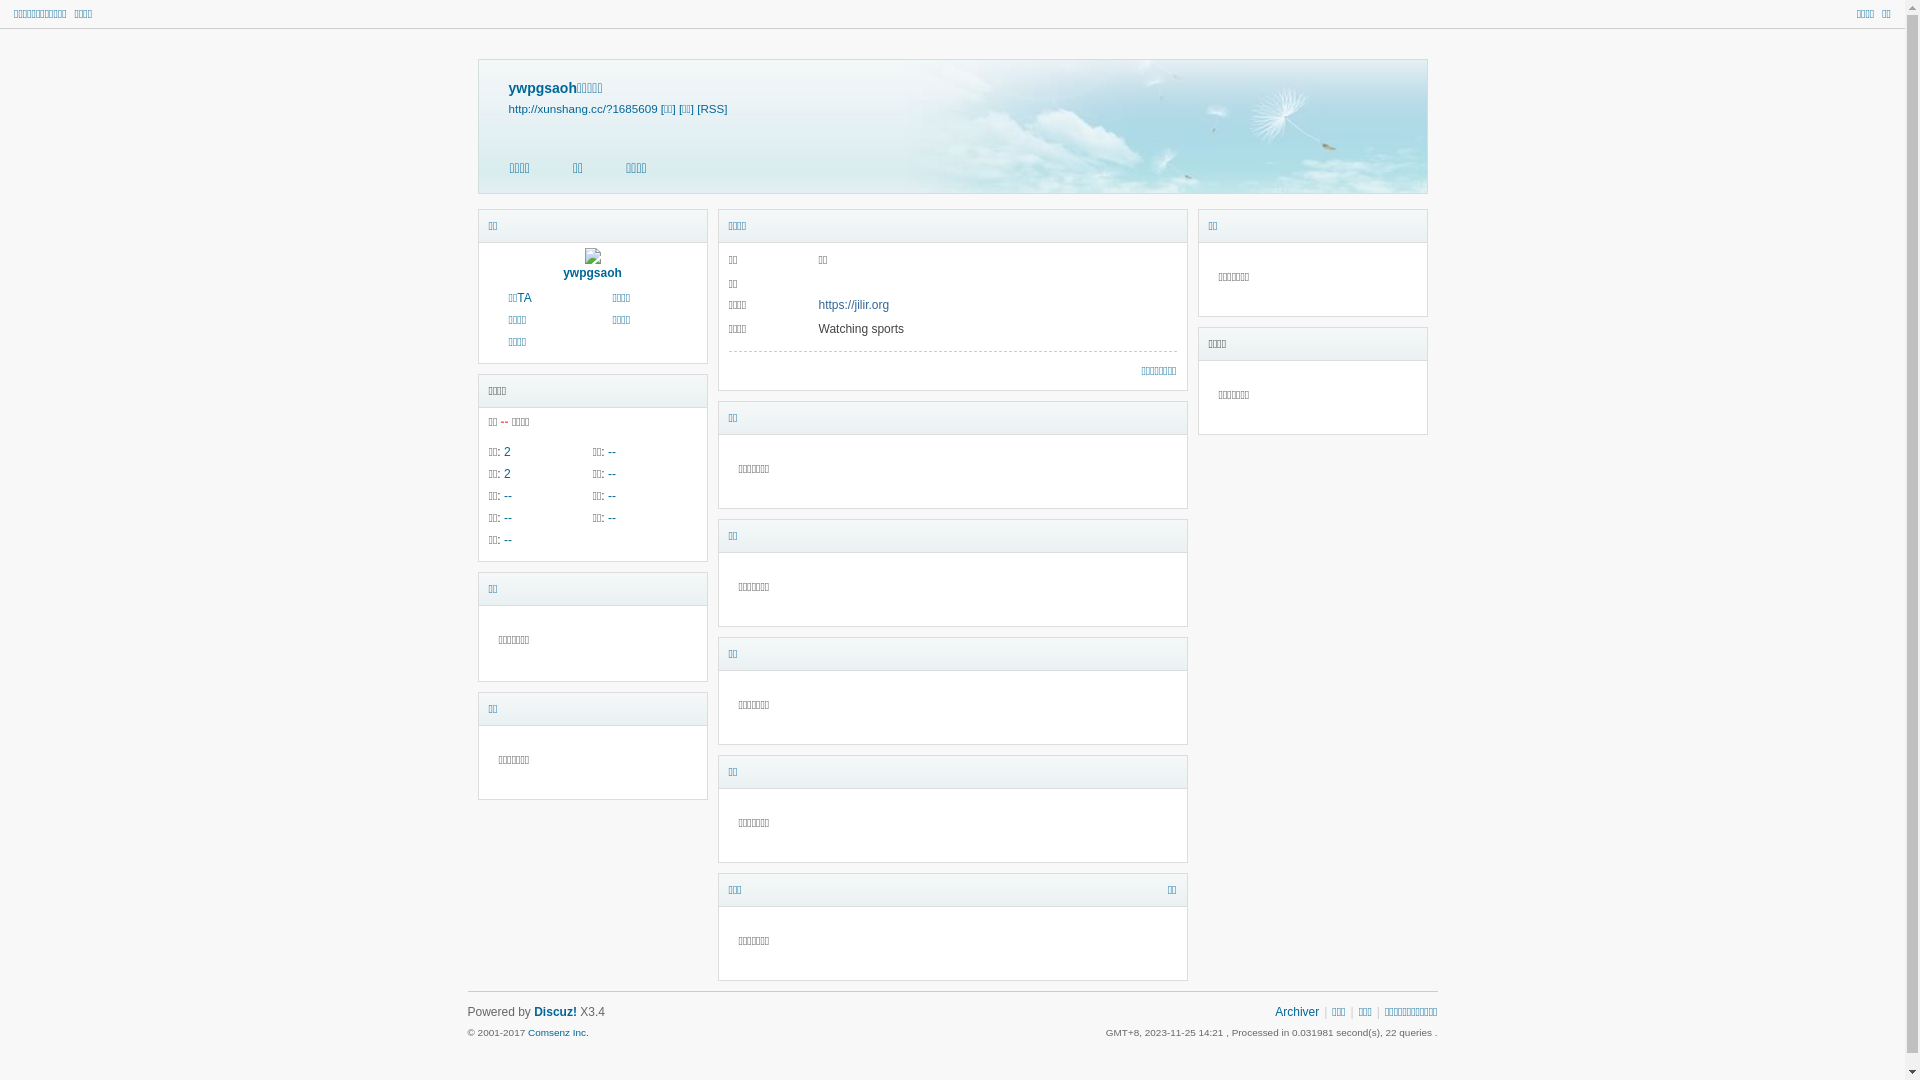 The image size is (1920, 1080). Describe the element at coordinates (853, 304) in the screenshot. I see `'https://jilir.org'` at that location.